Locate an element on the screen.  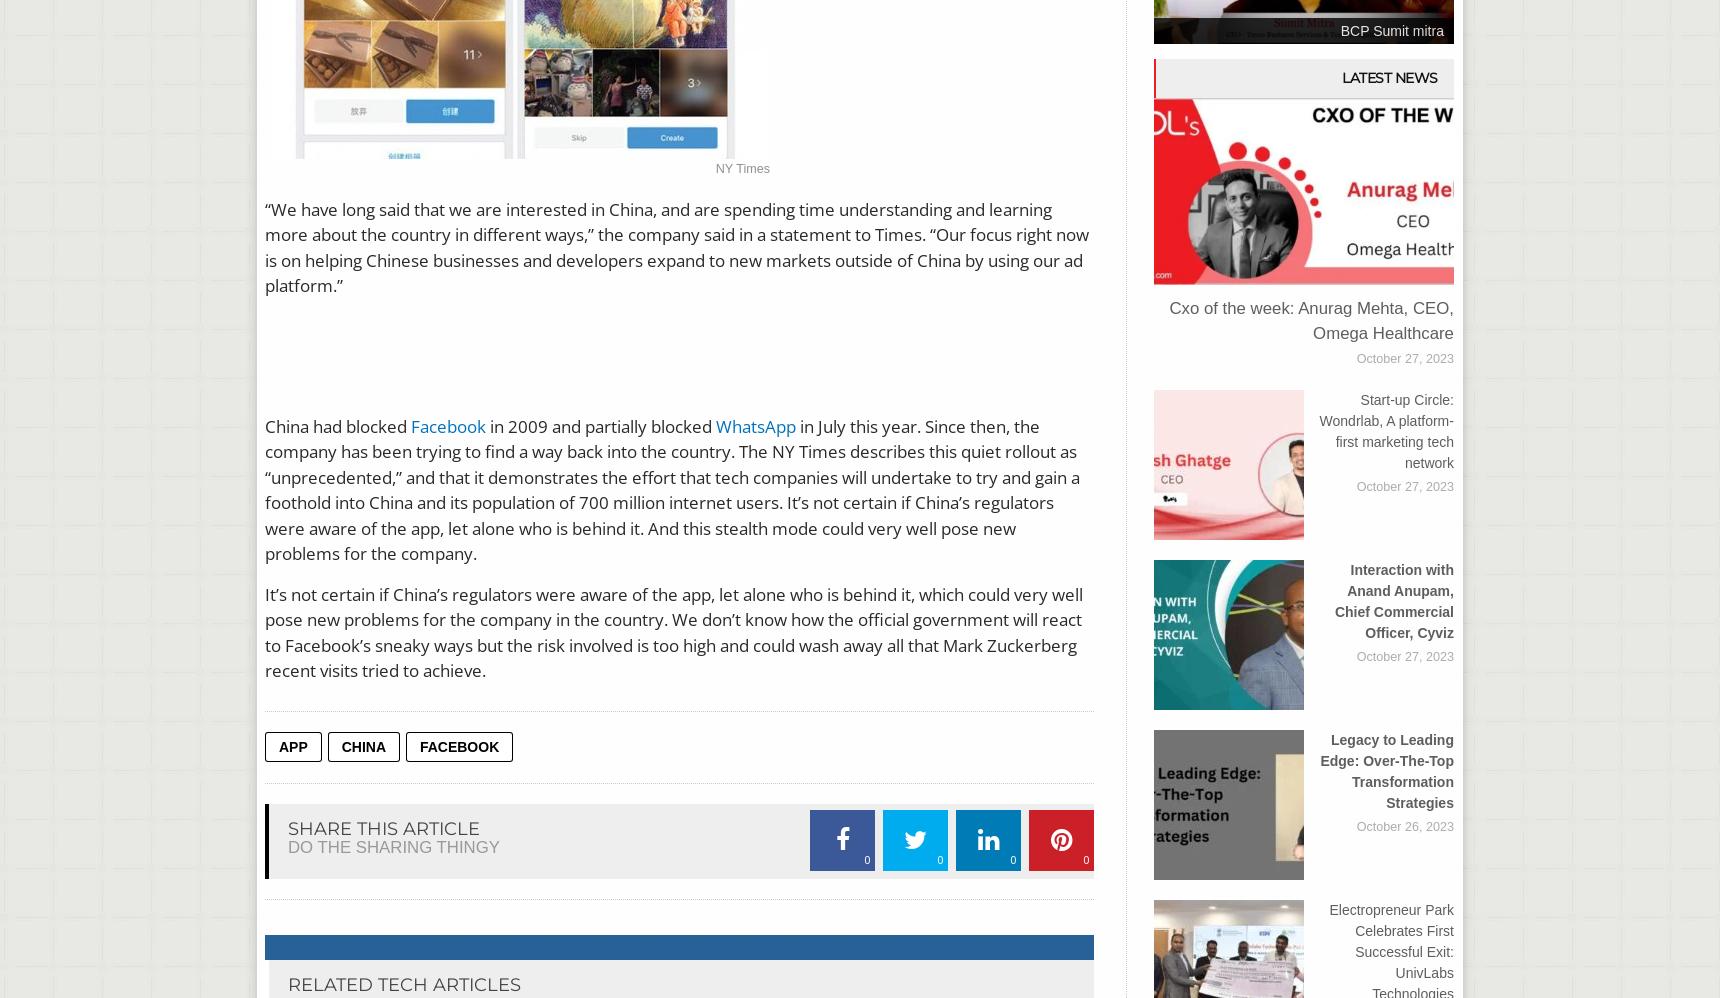
'Related Tech Articles' is located at coordinates (404, 984).